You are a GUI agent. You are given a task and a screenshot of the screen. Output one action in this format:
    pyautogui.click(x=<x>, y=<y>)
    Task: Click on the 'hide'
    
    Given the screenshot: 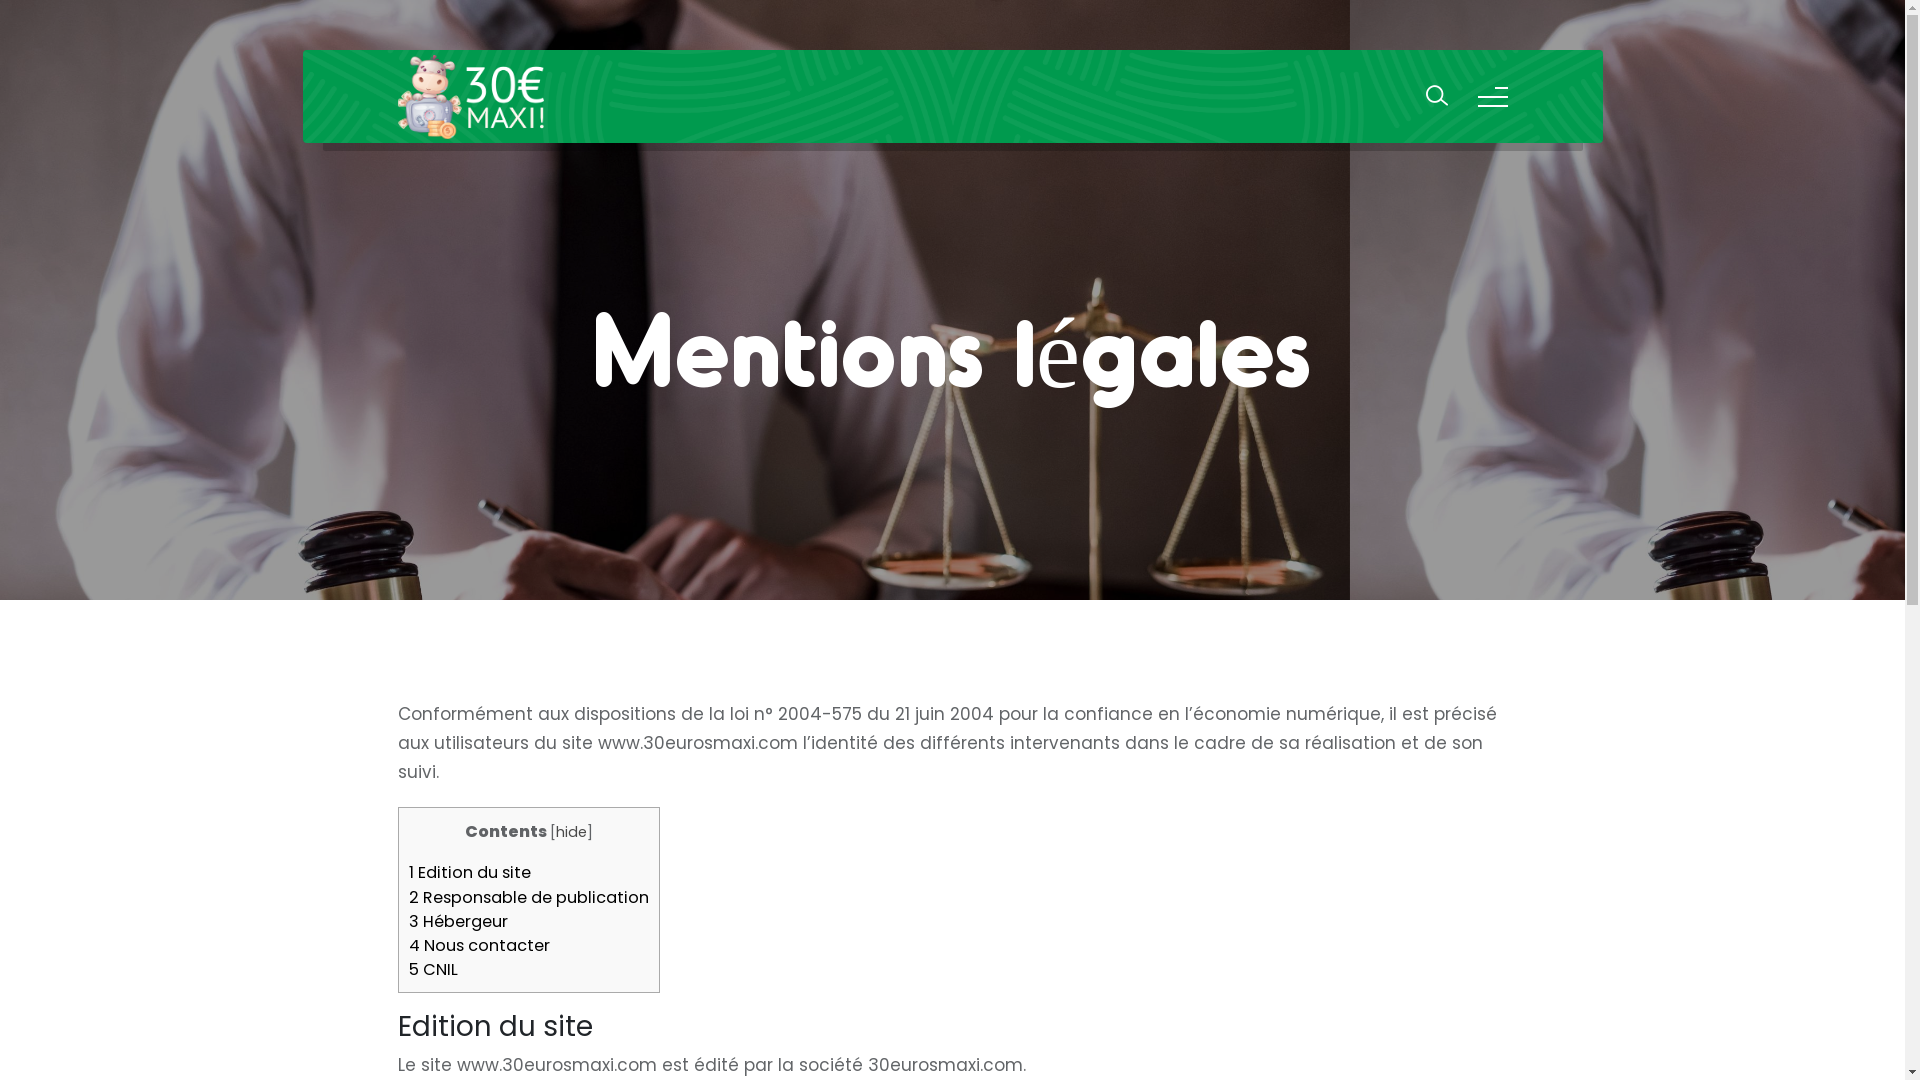 What is the action you would take?
    pyautogui.click(x=570, y=832)
    